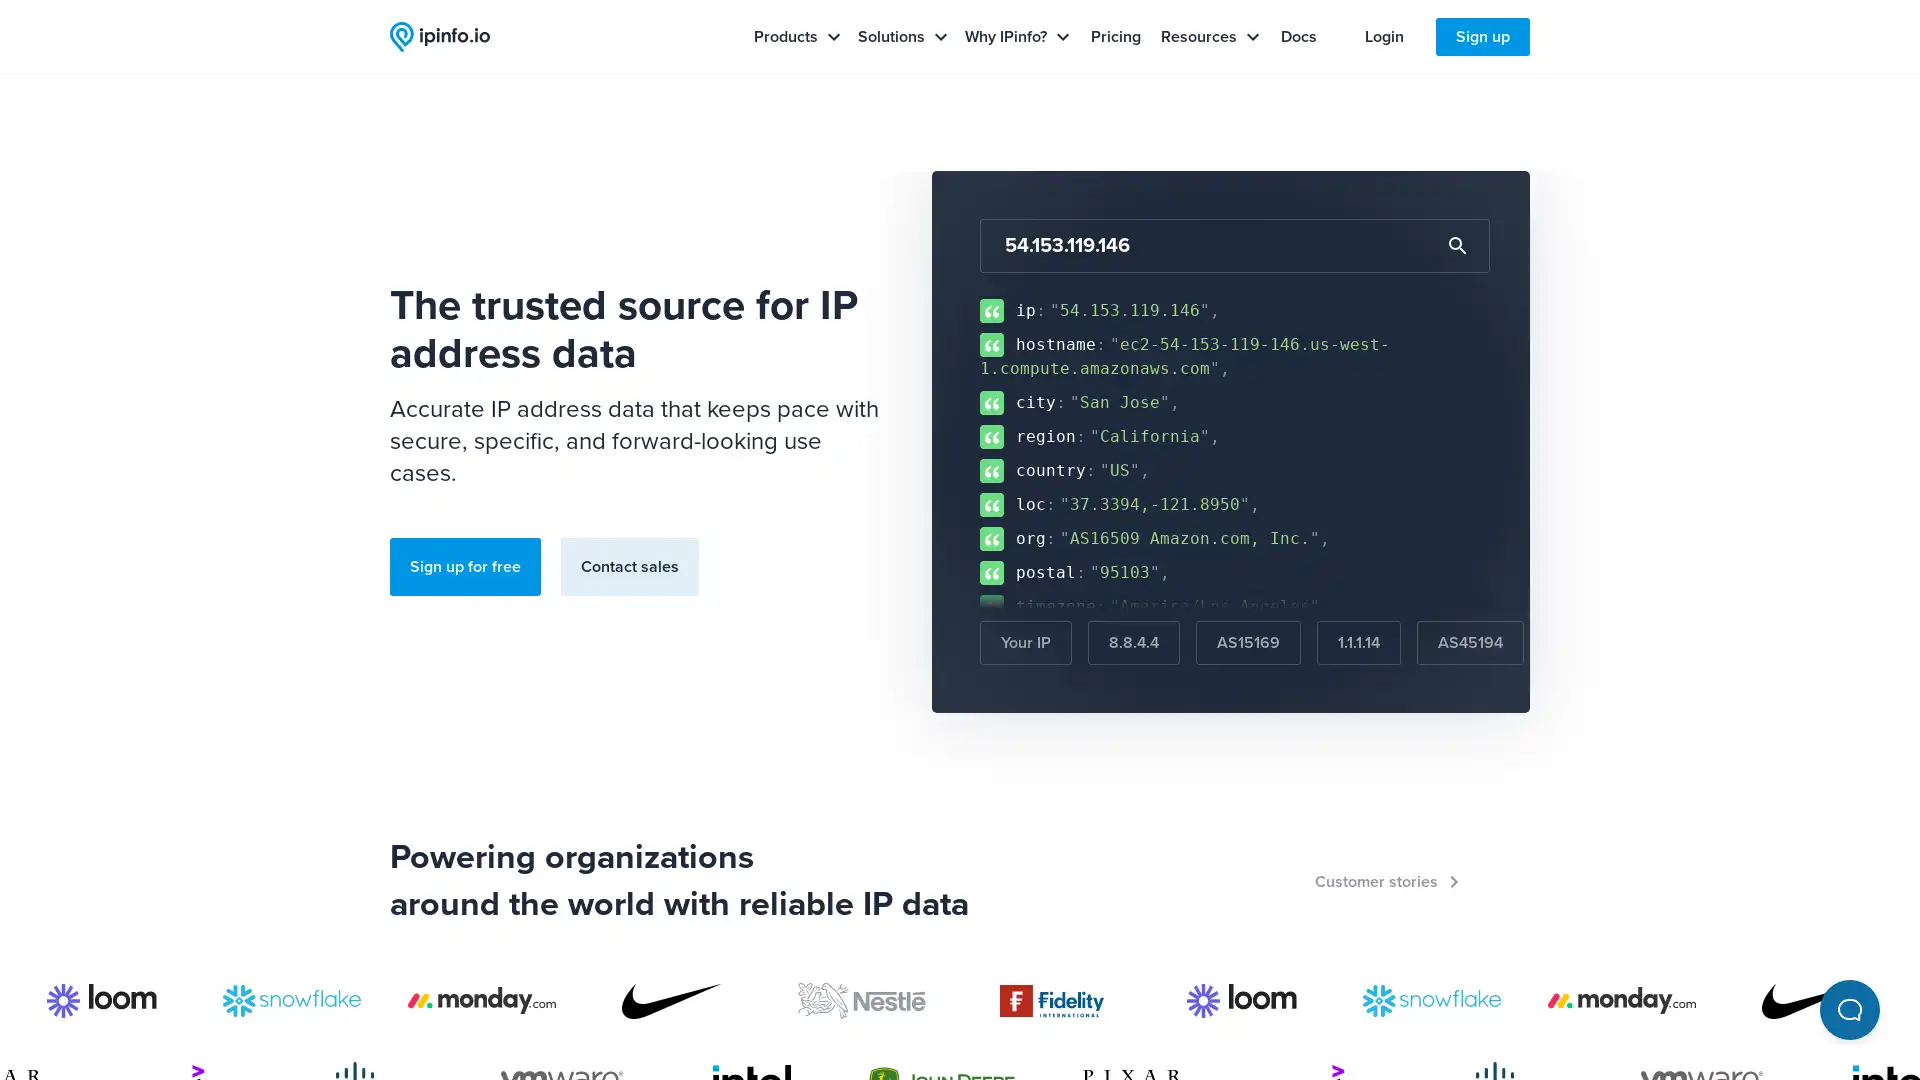  I want to click on 1.1.1.14, so click(1358, 643).